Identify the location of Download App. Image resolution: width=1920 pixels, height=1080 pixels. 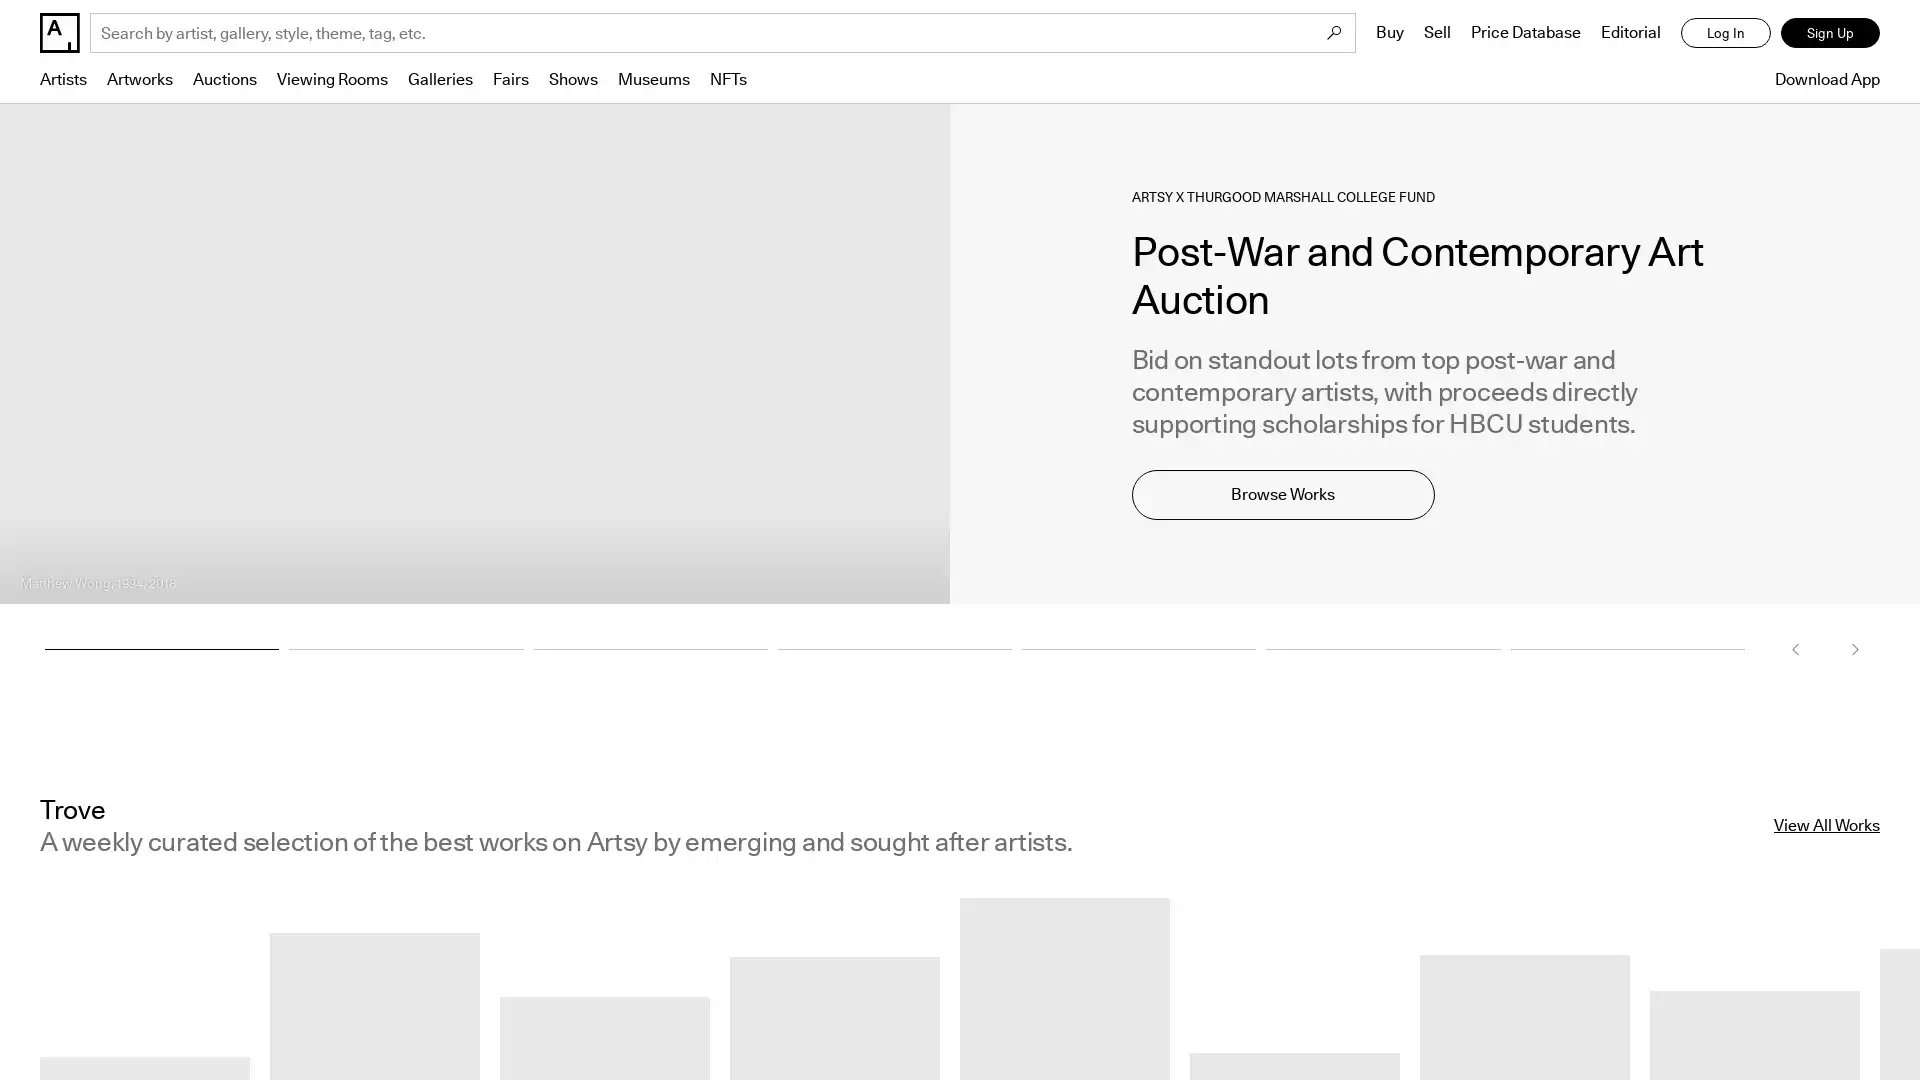
(1822, 78).